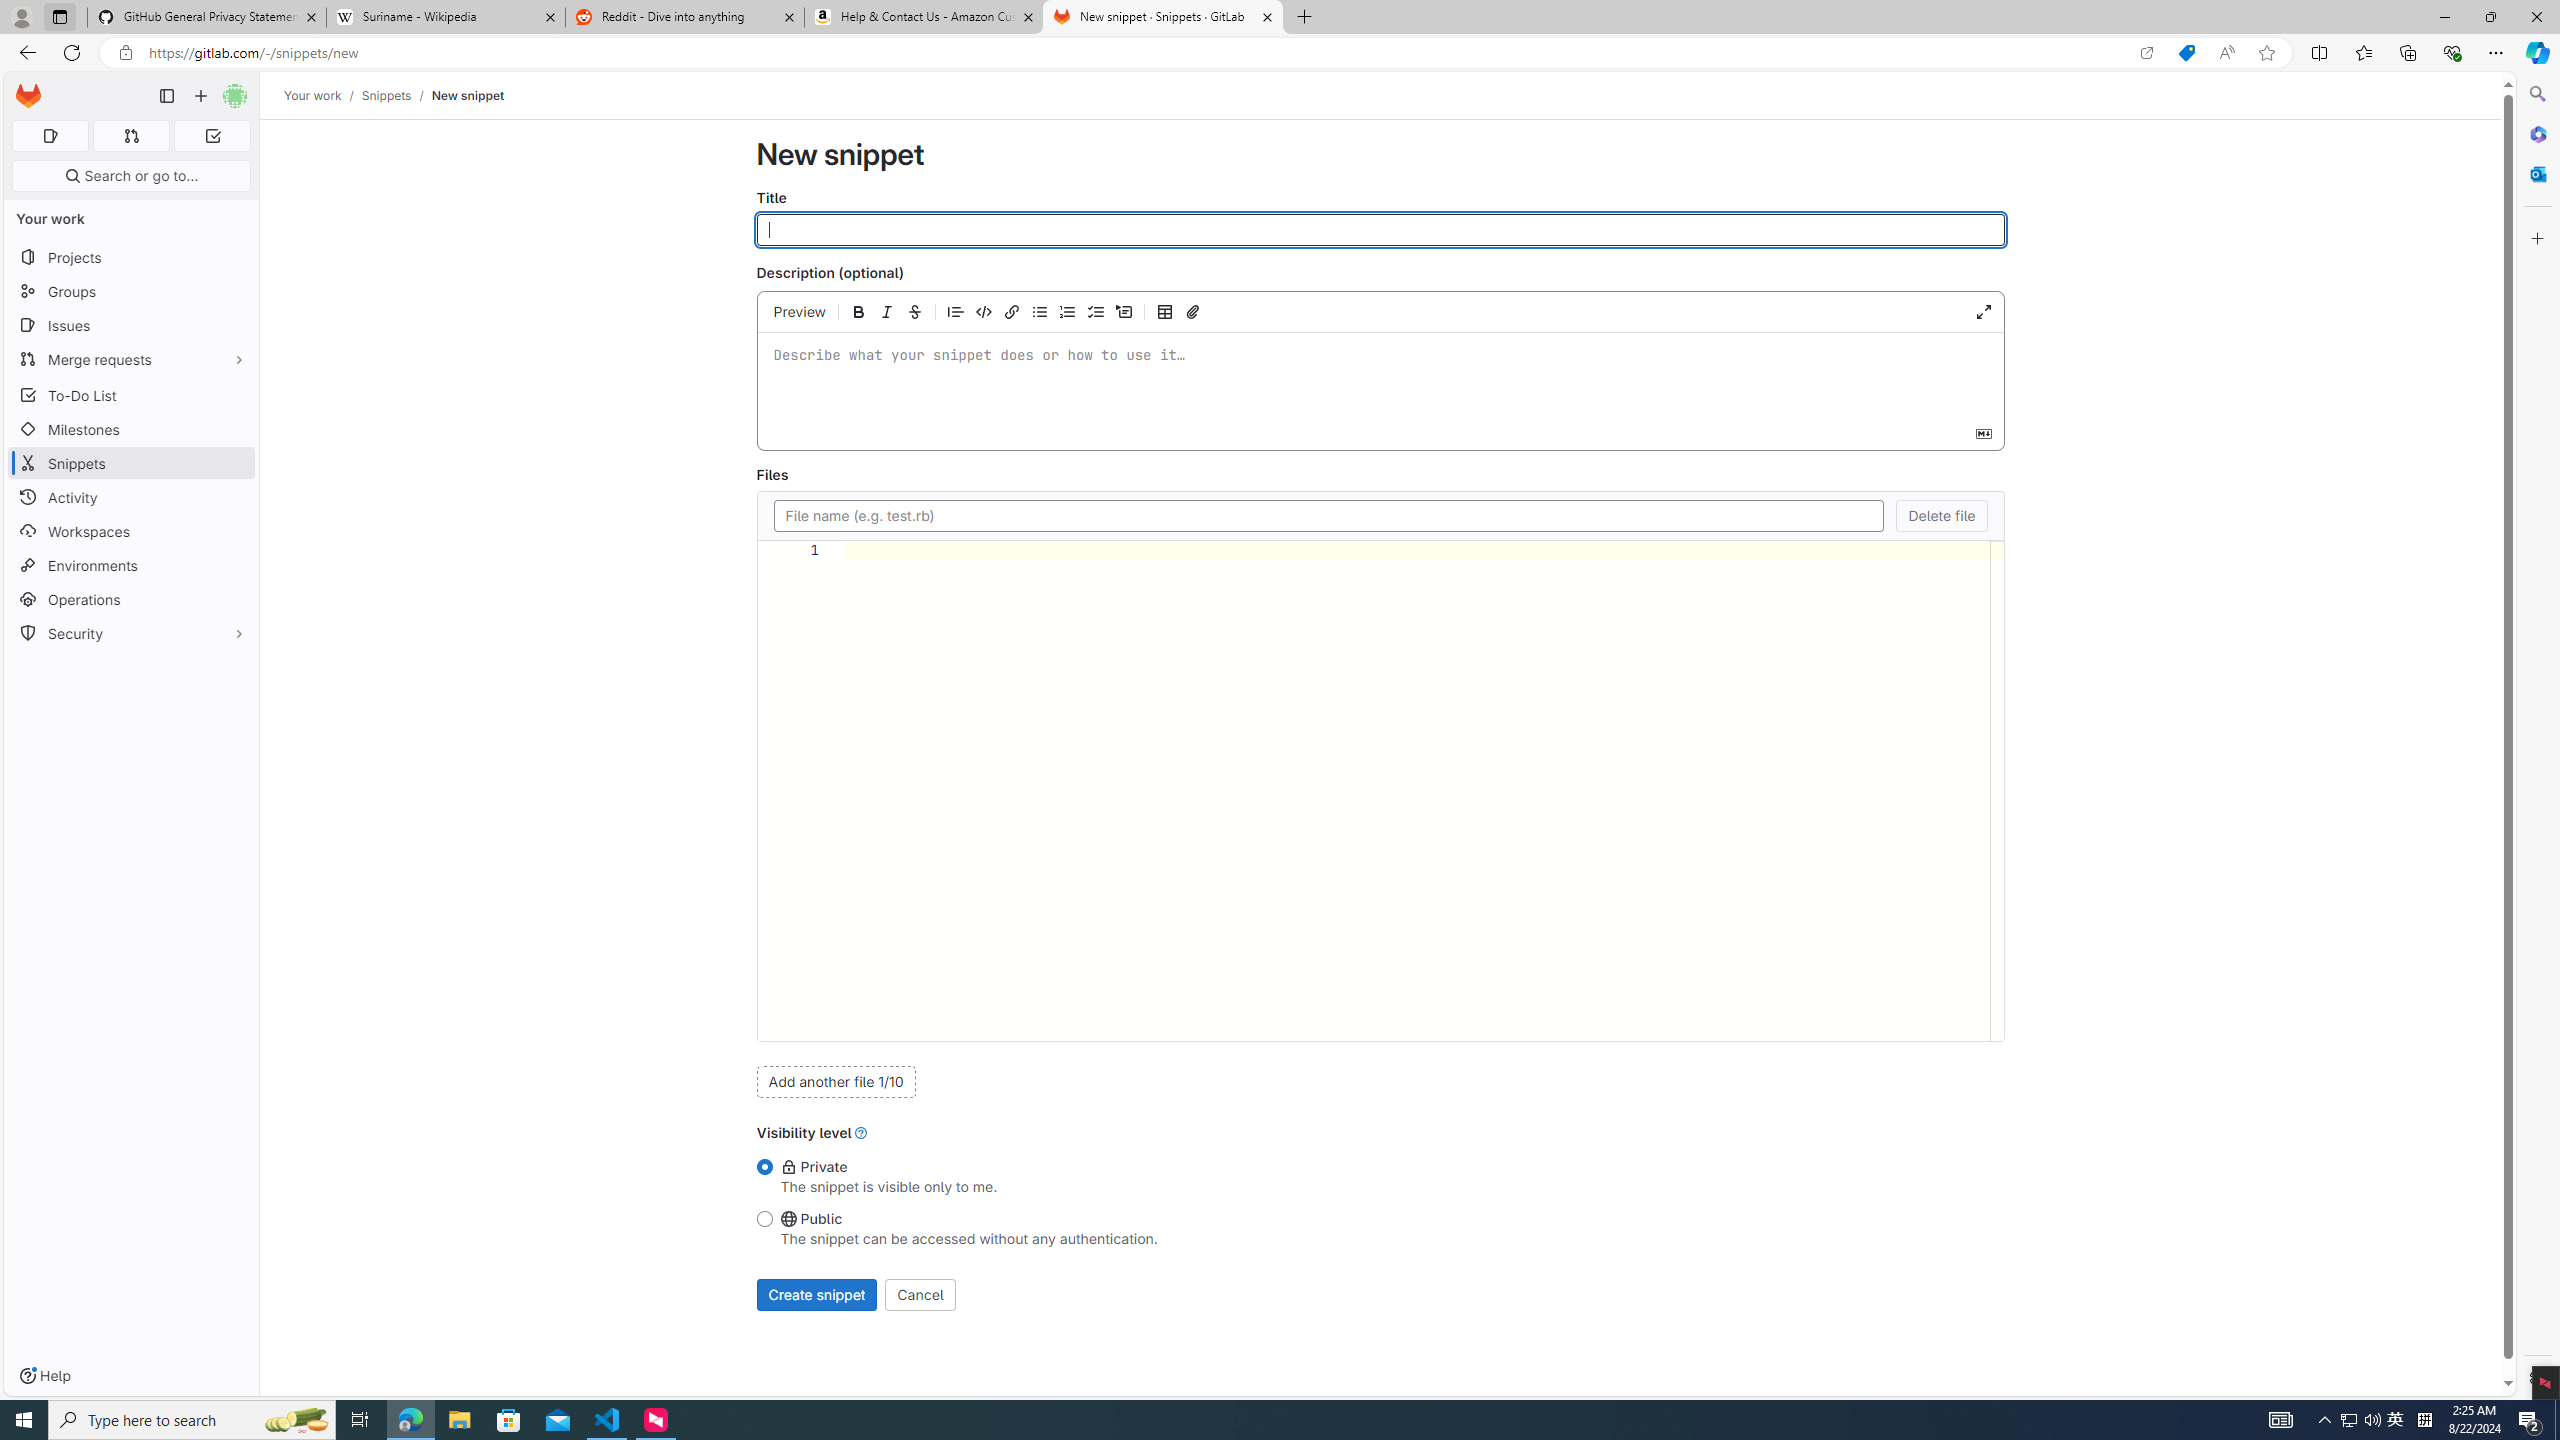 The image size is (2560, 1440). Describe the element at coordinates (130, 497) in the screenshot. I see `'Activity'` at that location.